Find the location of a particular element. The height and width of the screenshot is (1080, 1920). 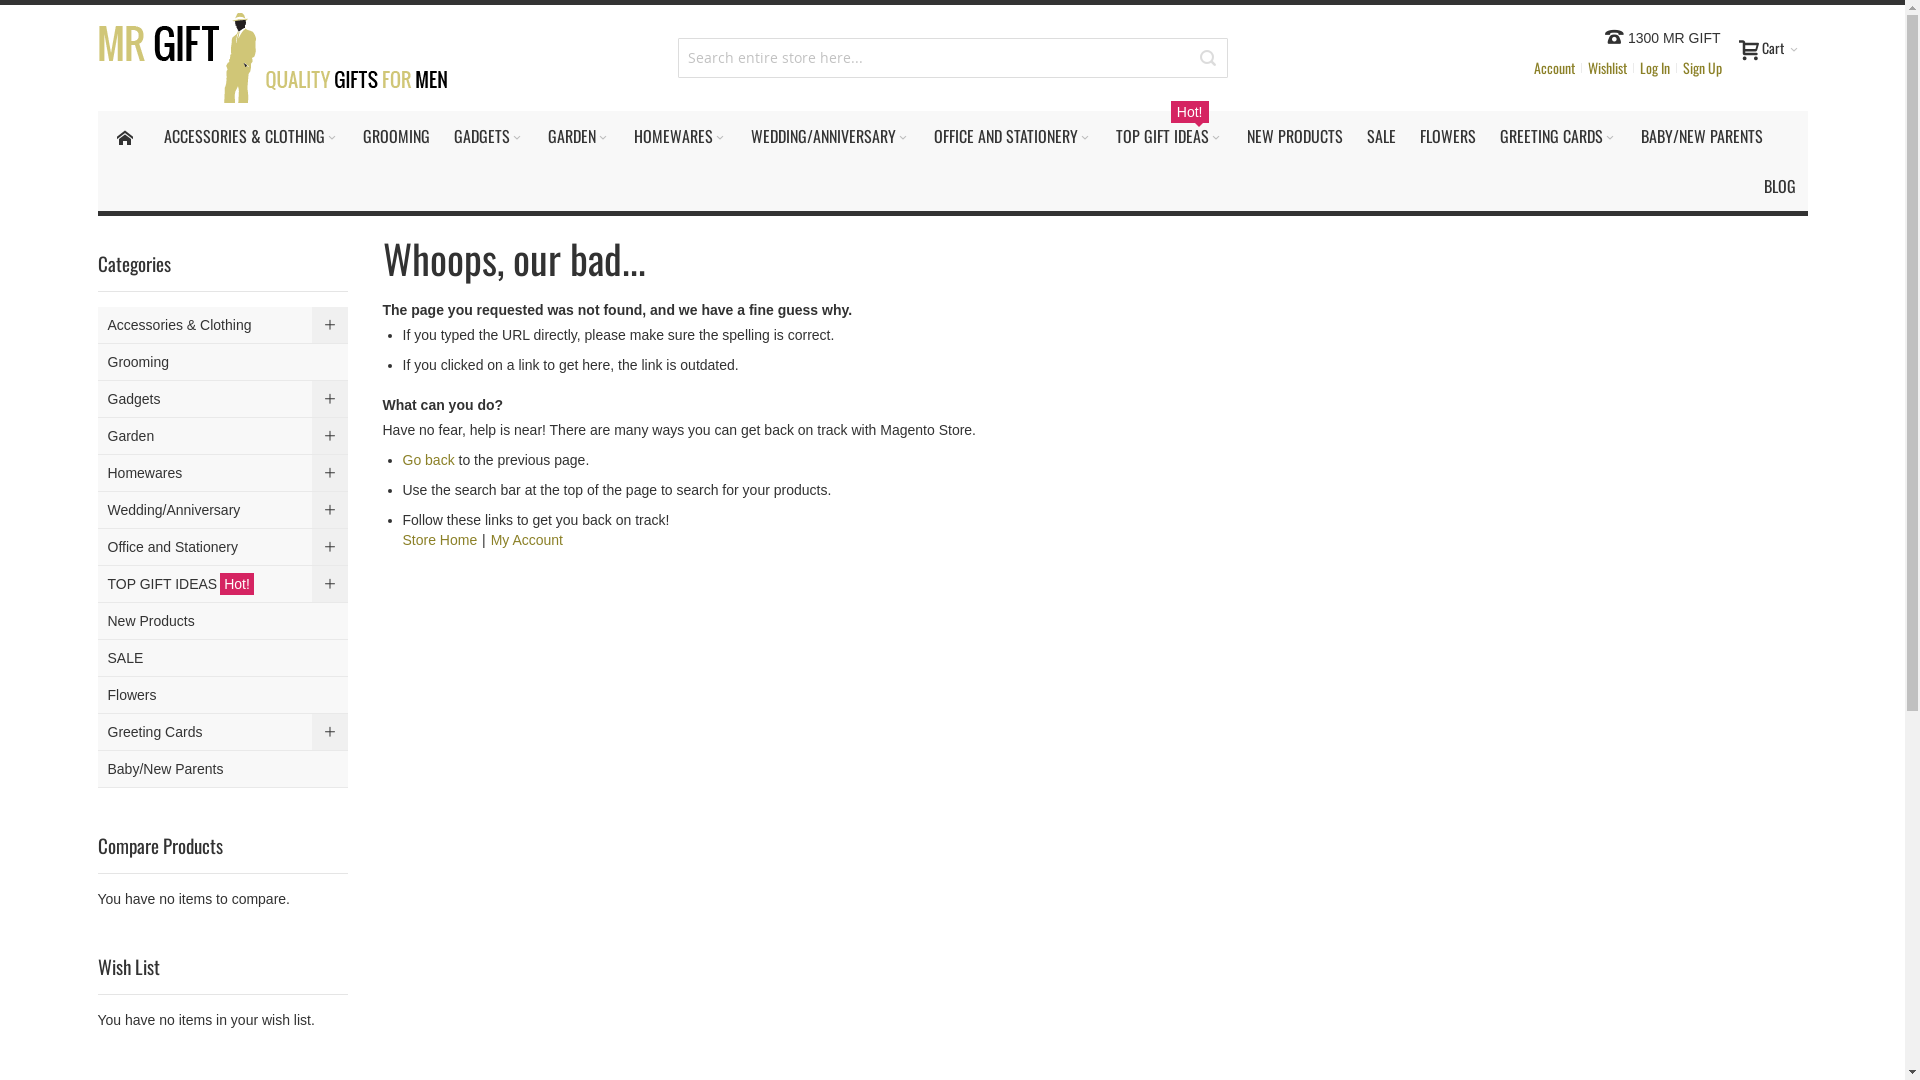

'Greeting Cards' is located at coordinates (223, 732).